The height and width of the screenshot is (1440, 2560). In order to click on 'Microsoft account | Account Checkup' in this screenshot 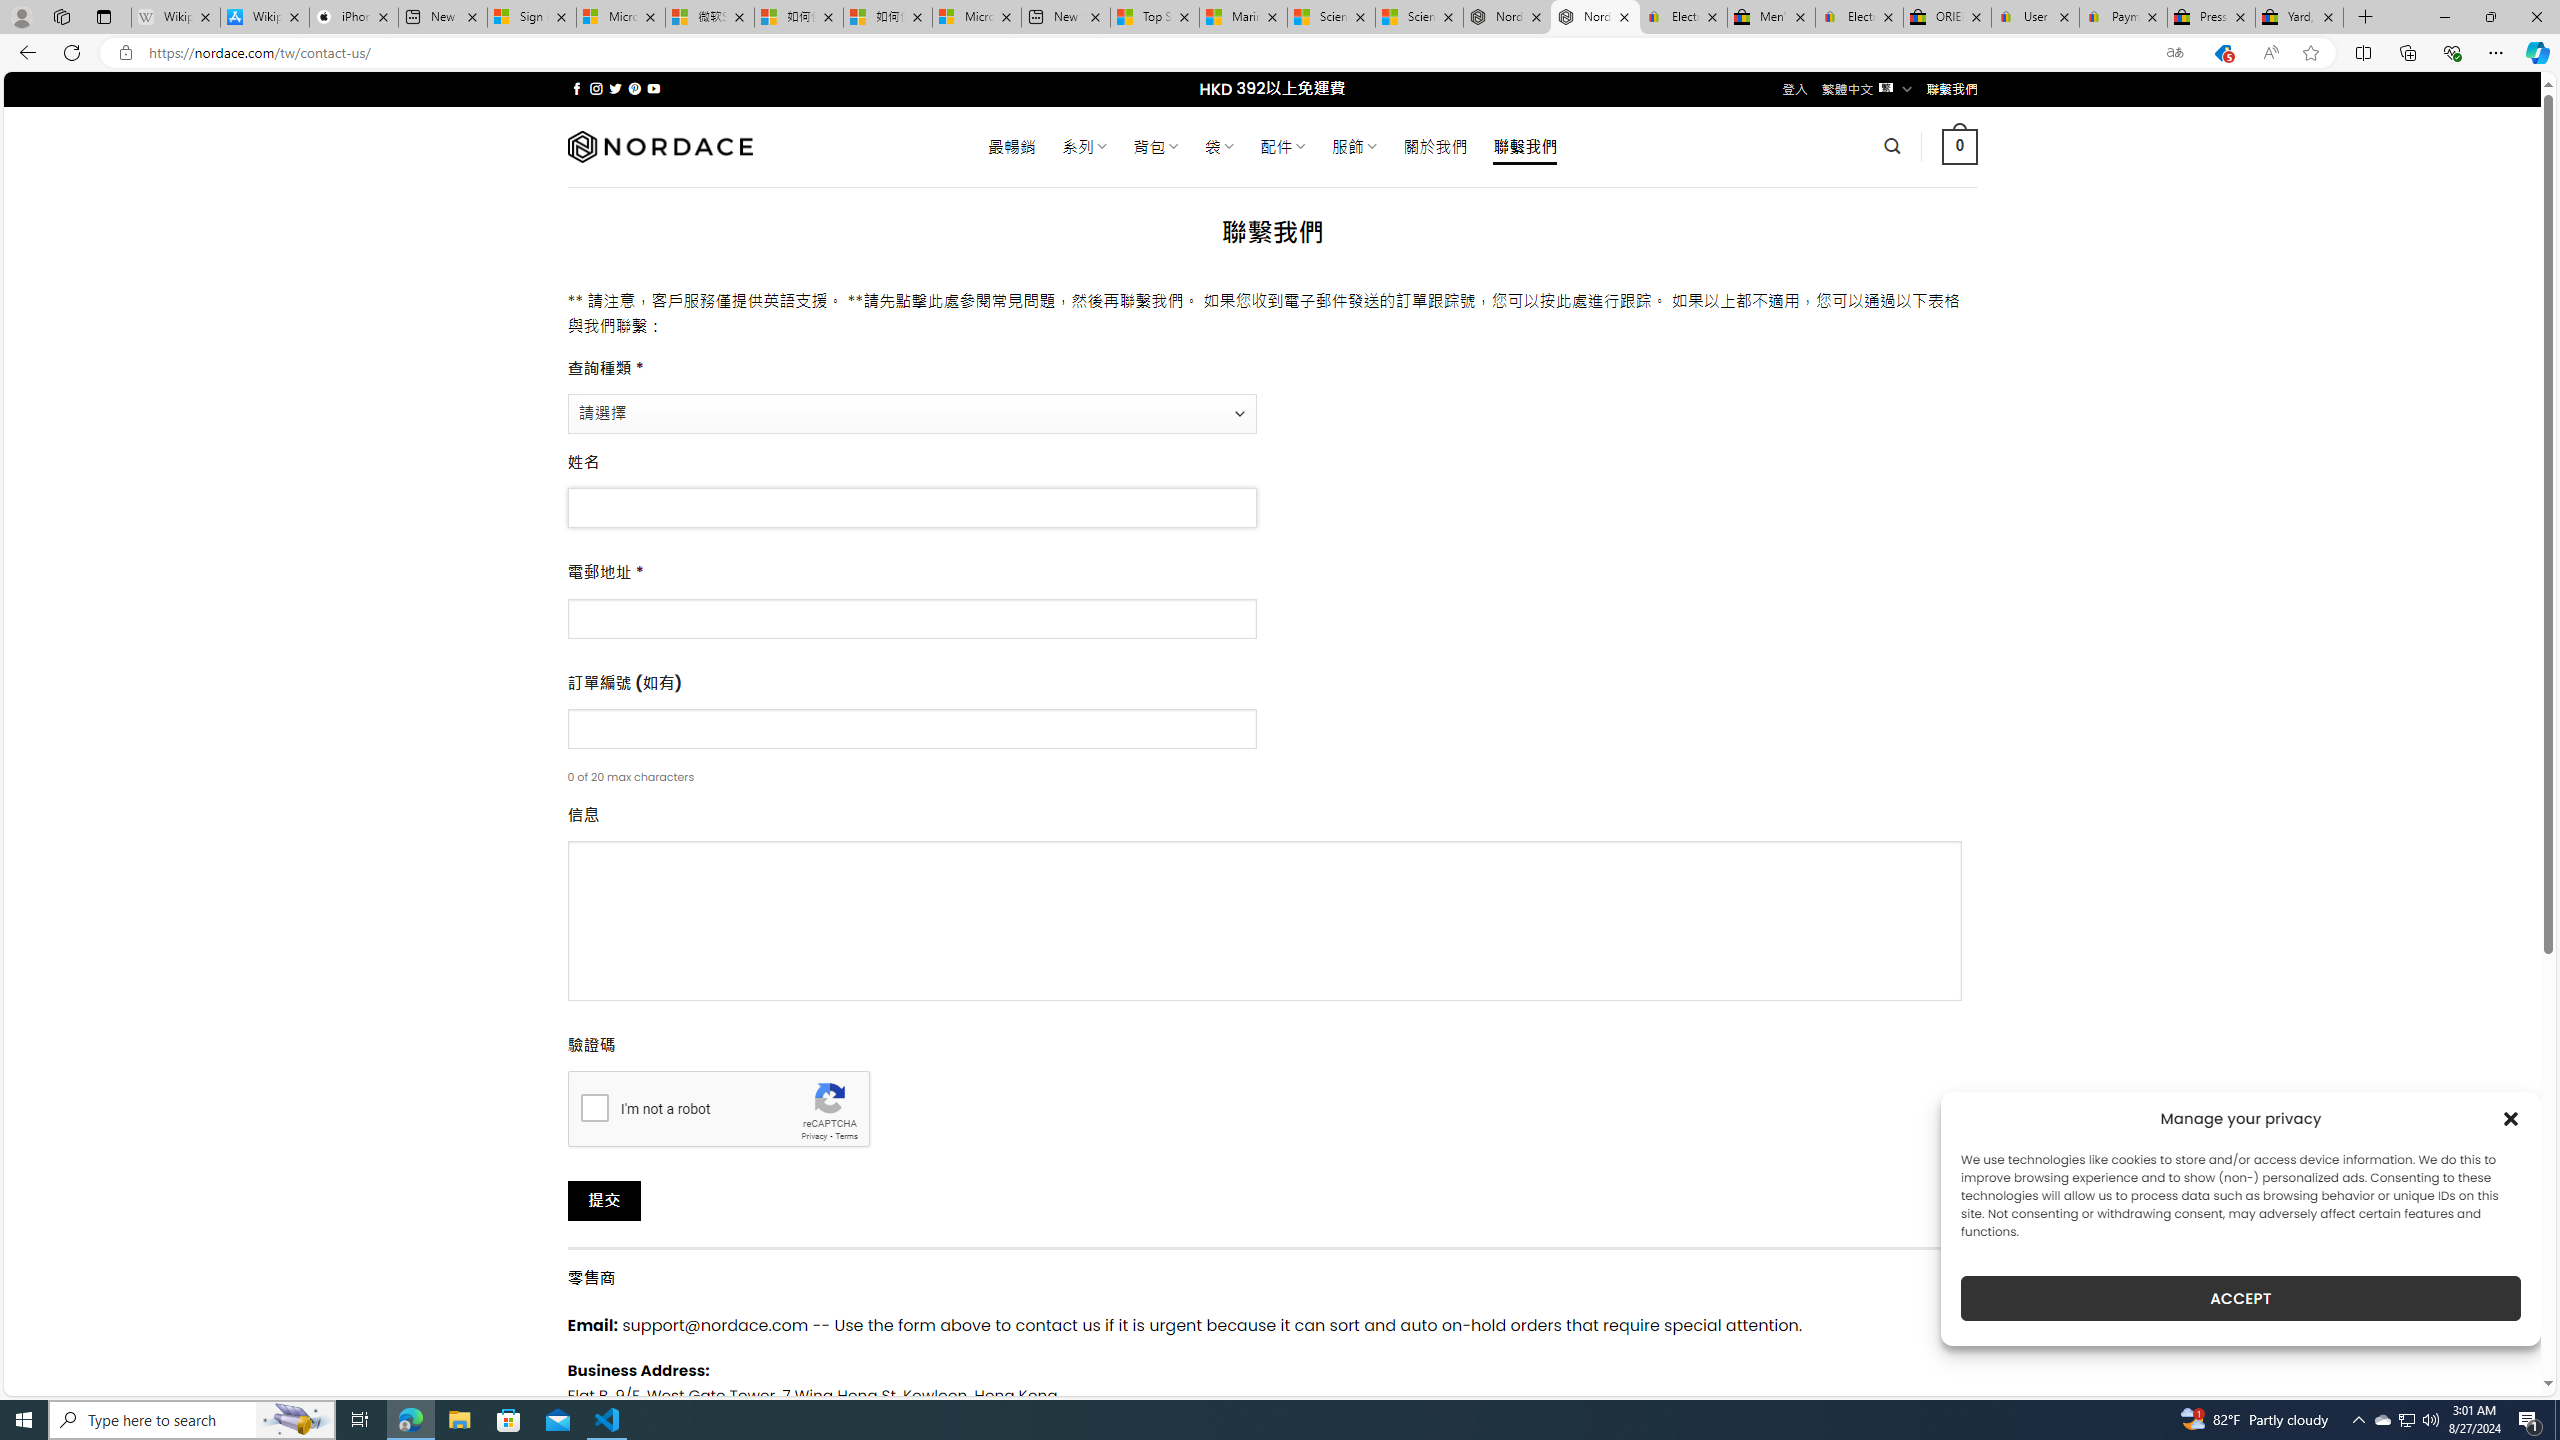, I will do `click(975, 16)`.